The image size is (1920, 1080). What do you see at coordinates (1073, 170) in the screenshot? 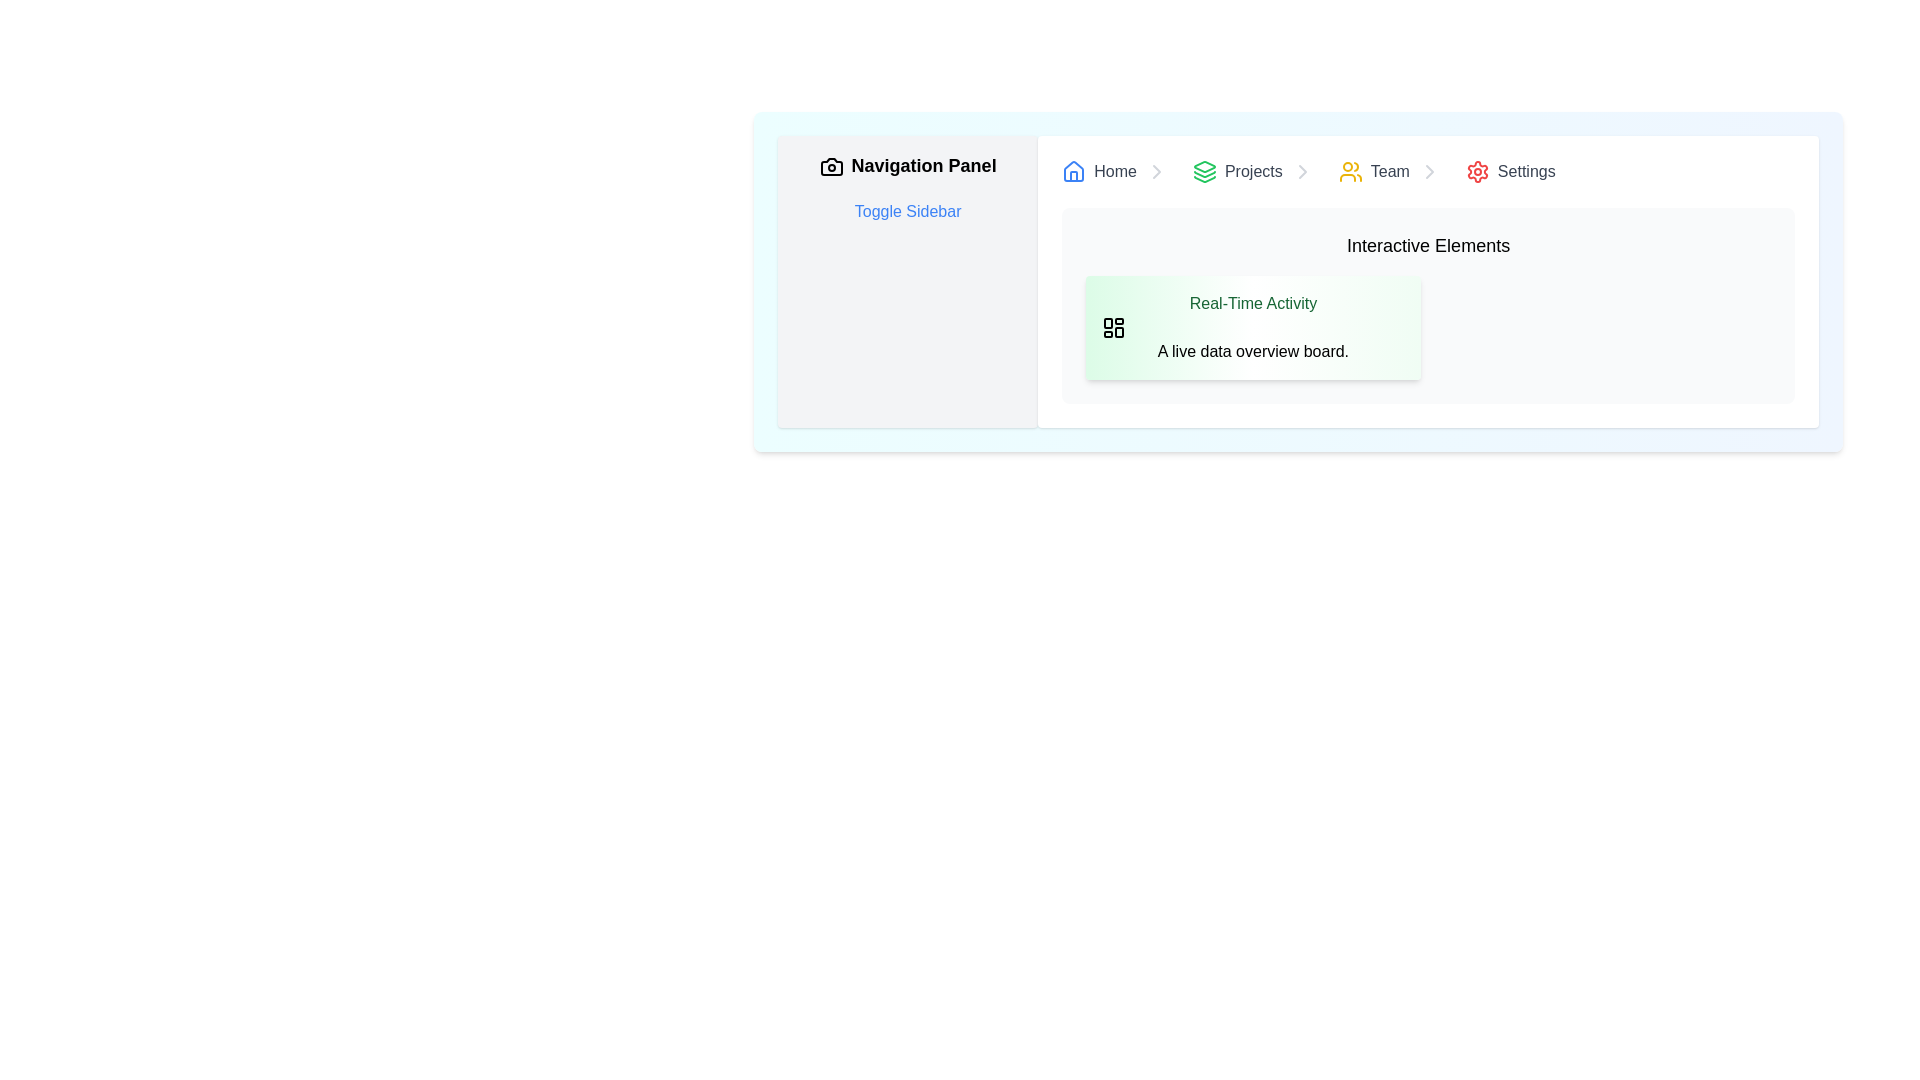
I see `the house icon button, which is styled in blue and represents the 'home' section in the top navigation bar` at bounding box center [1073, 170].